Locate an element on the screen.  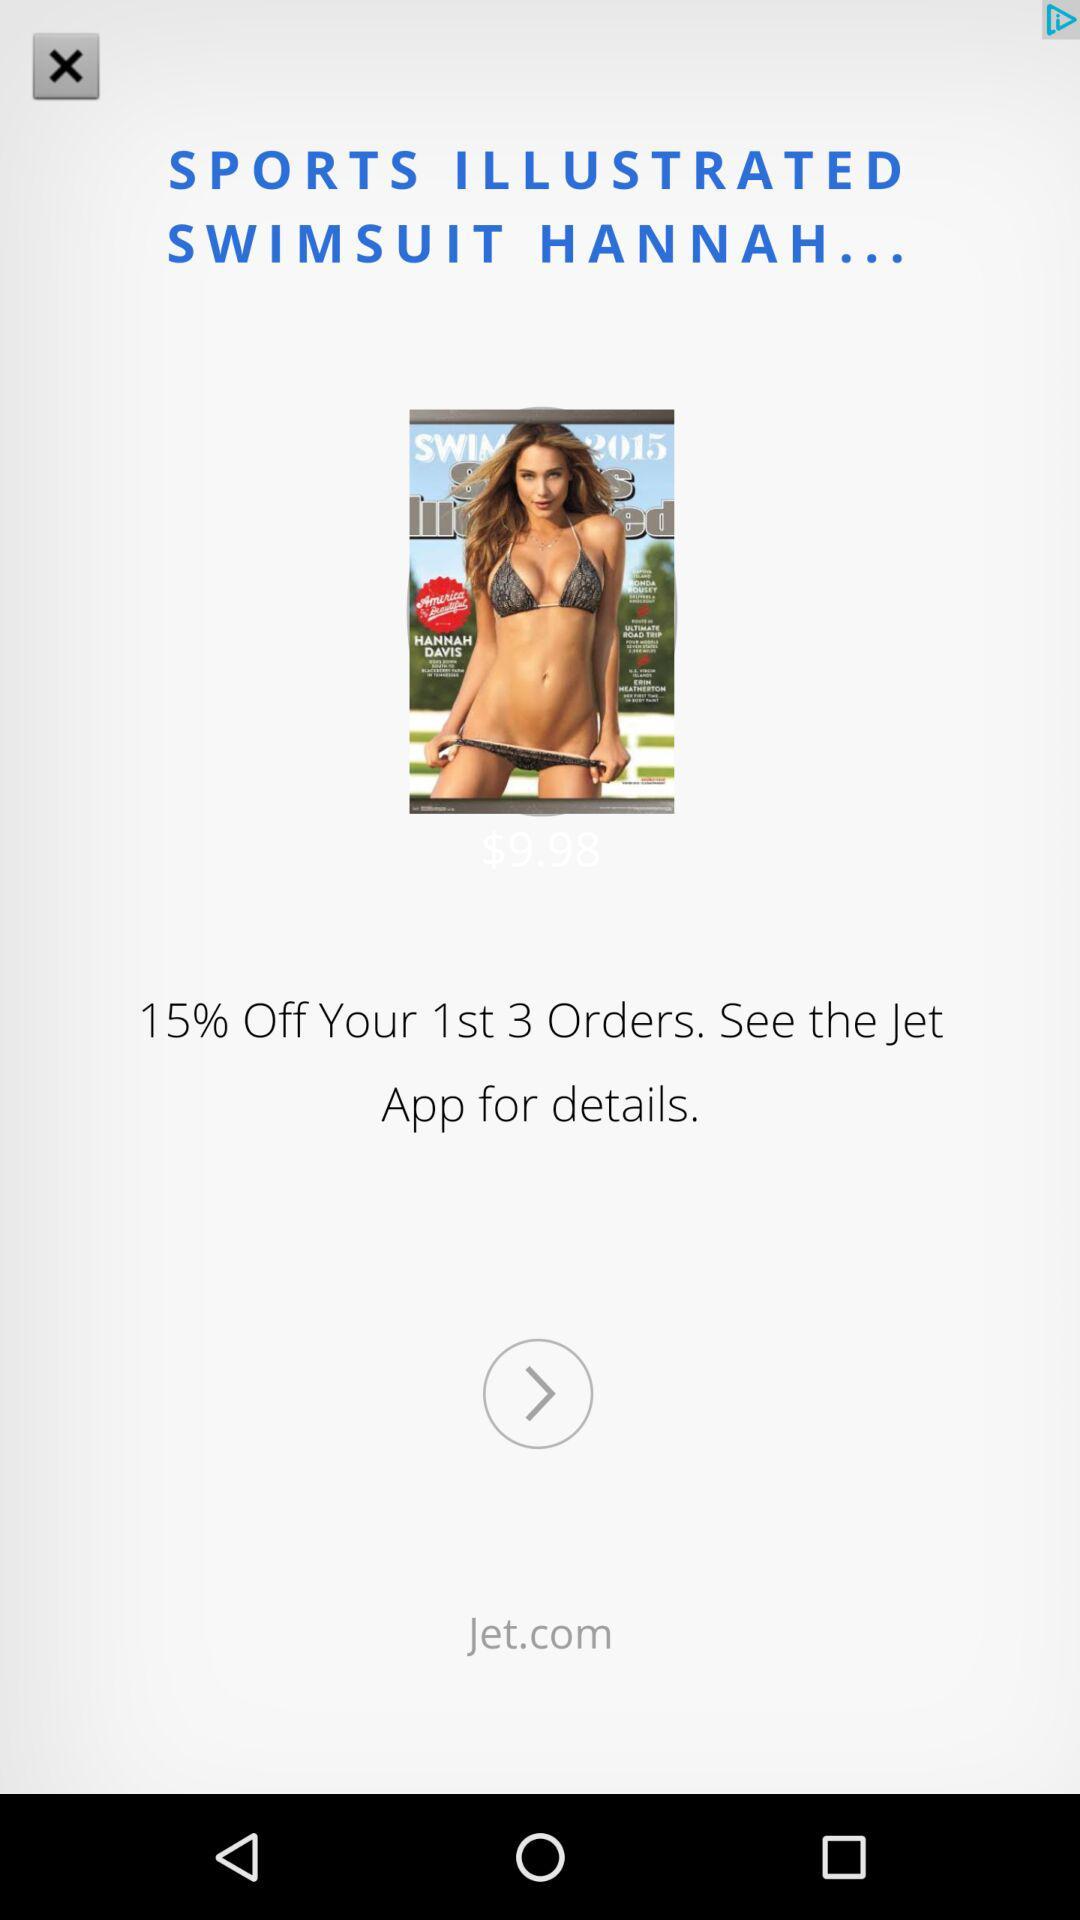
the close icon is located at coordinates (64, 70).